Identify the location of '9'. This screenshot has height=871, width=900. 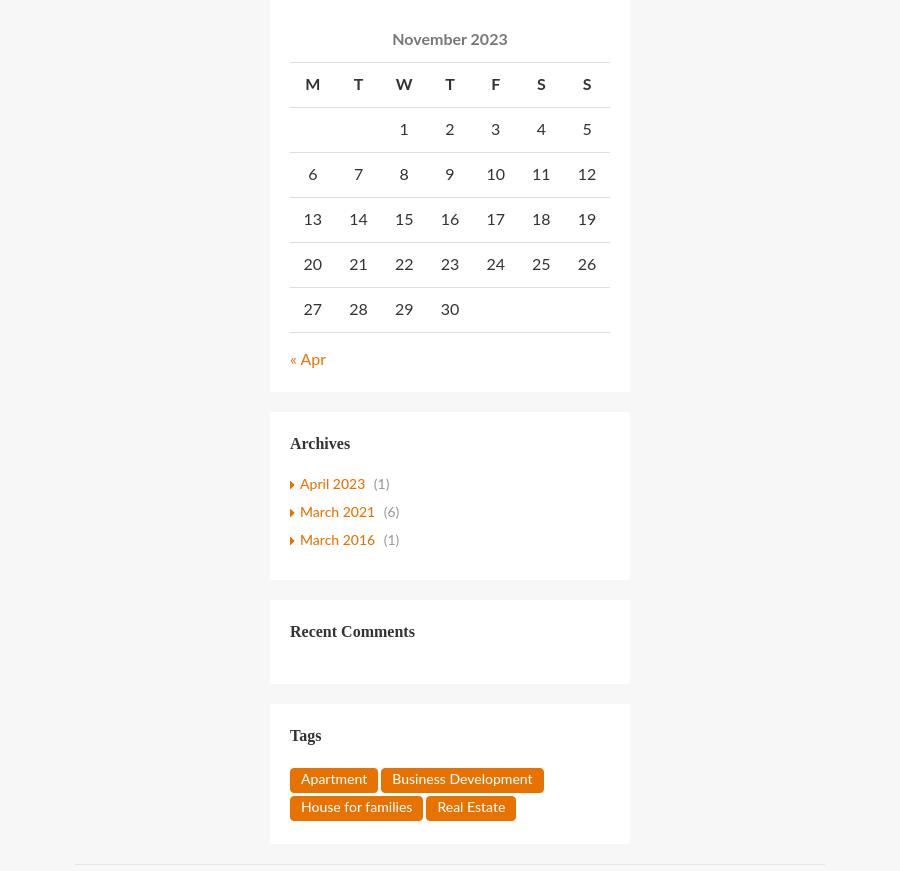
(444, 174).